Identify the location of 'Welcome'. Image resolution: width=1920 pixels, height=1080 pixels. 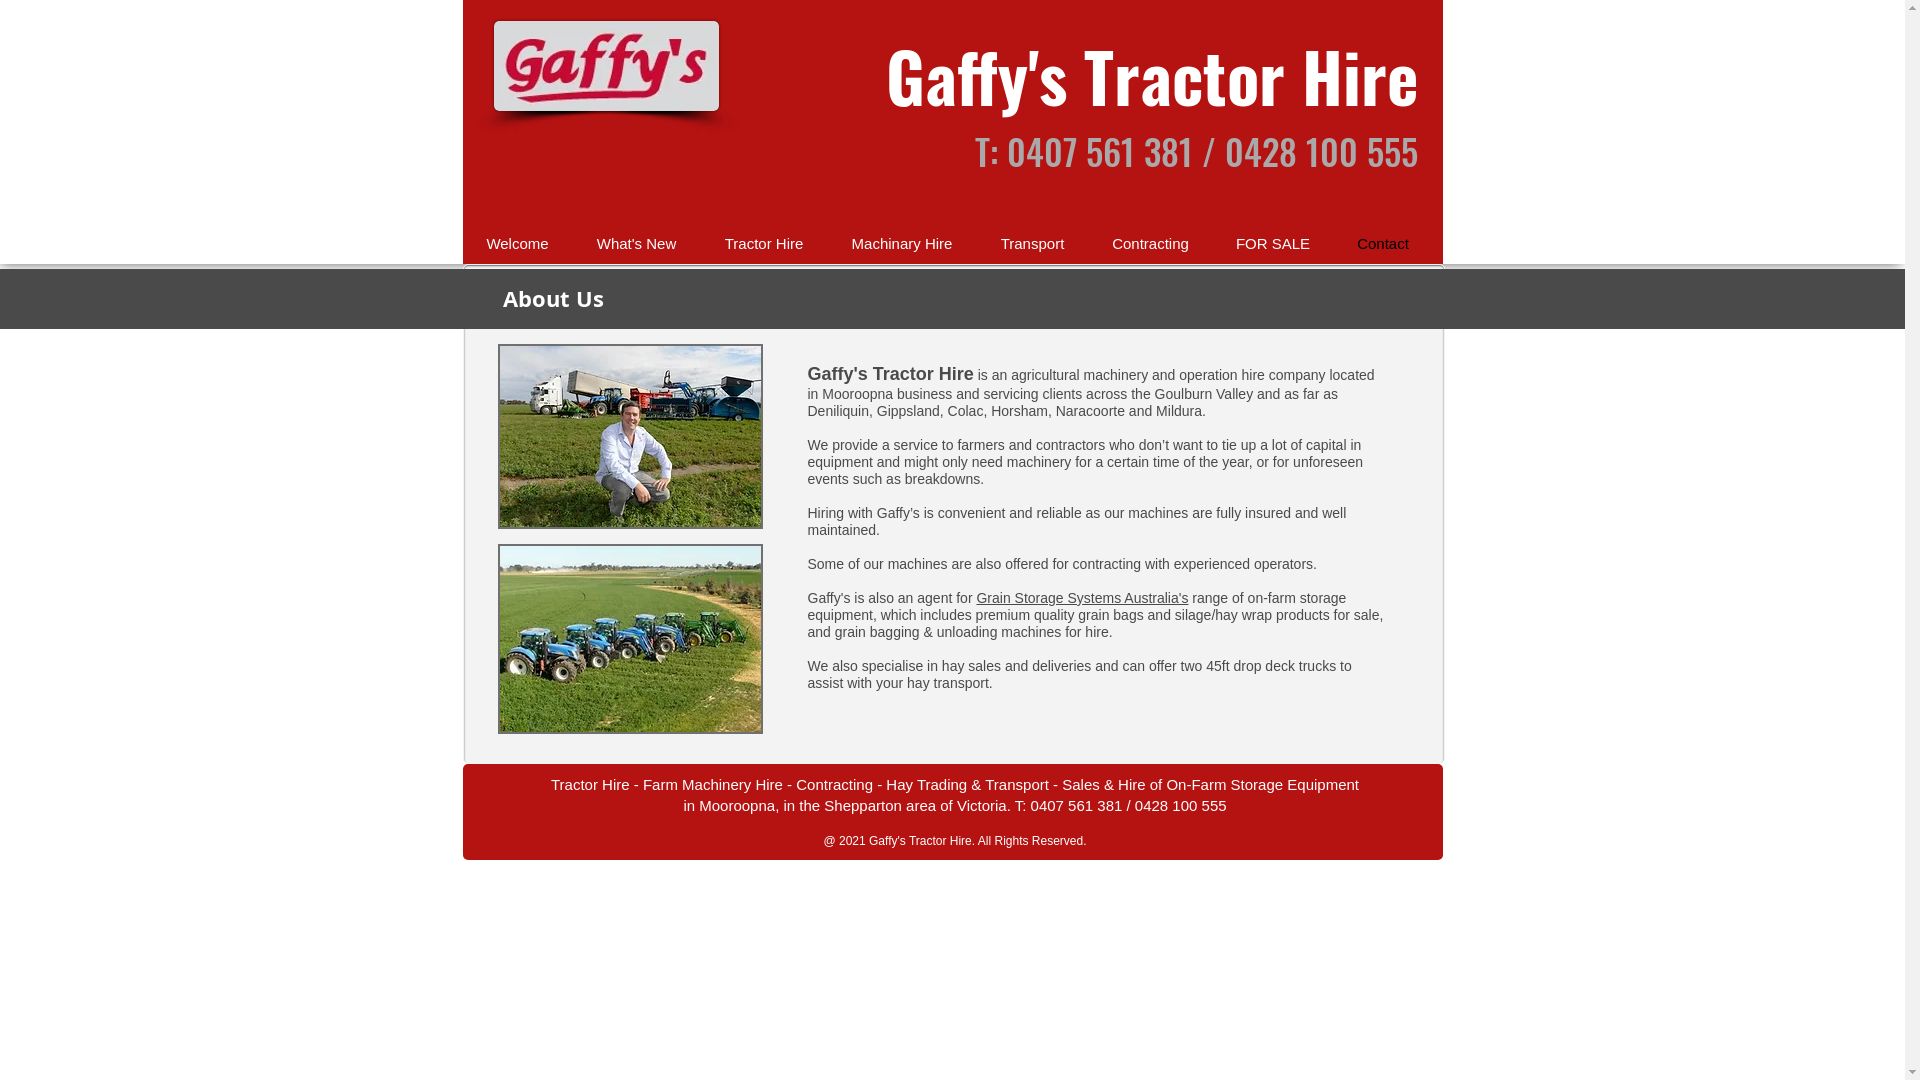
(460, 242).